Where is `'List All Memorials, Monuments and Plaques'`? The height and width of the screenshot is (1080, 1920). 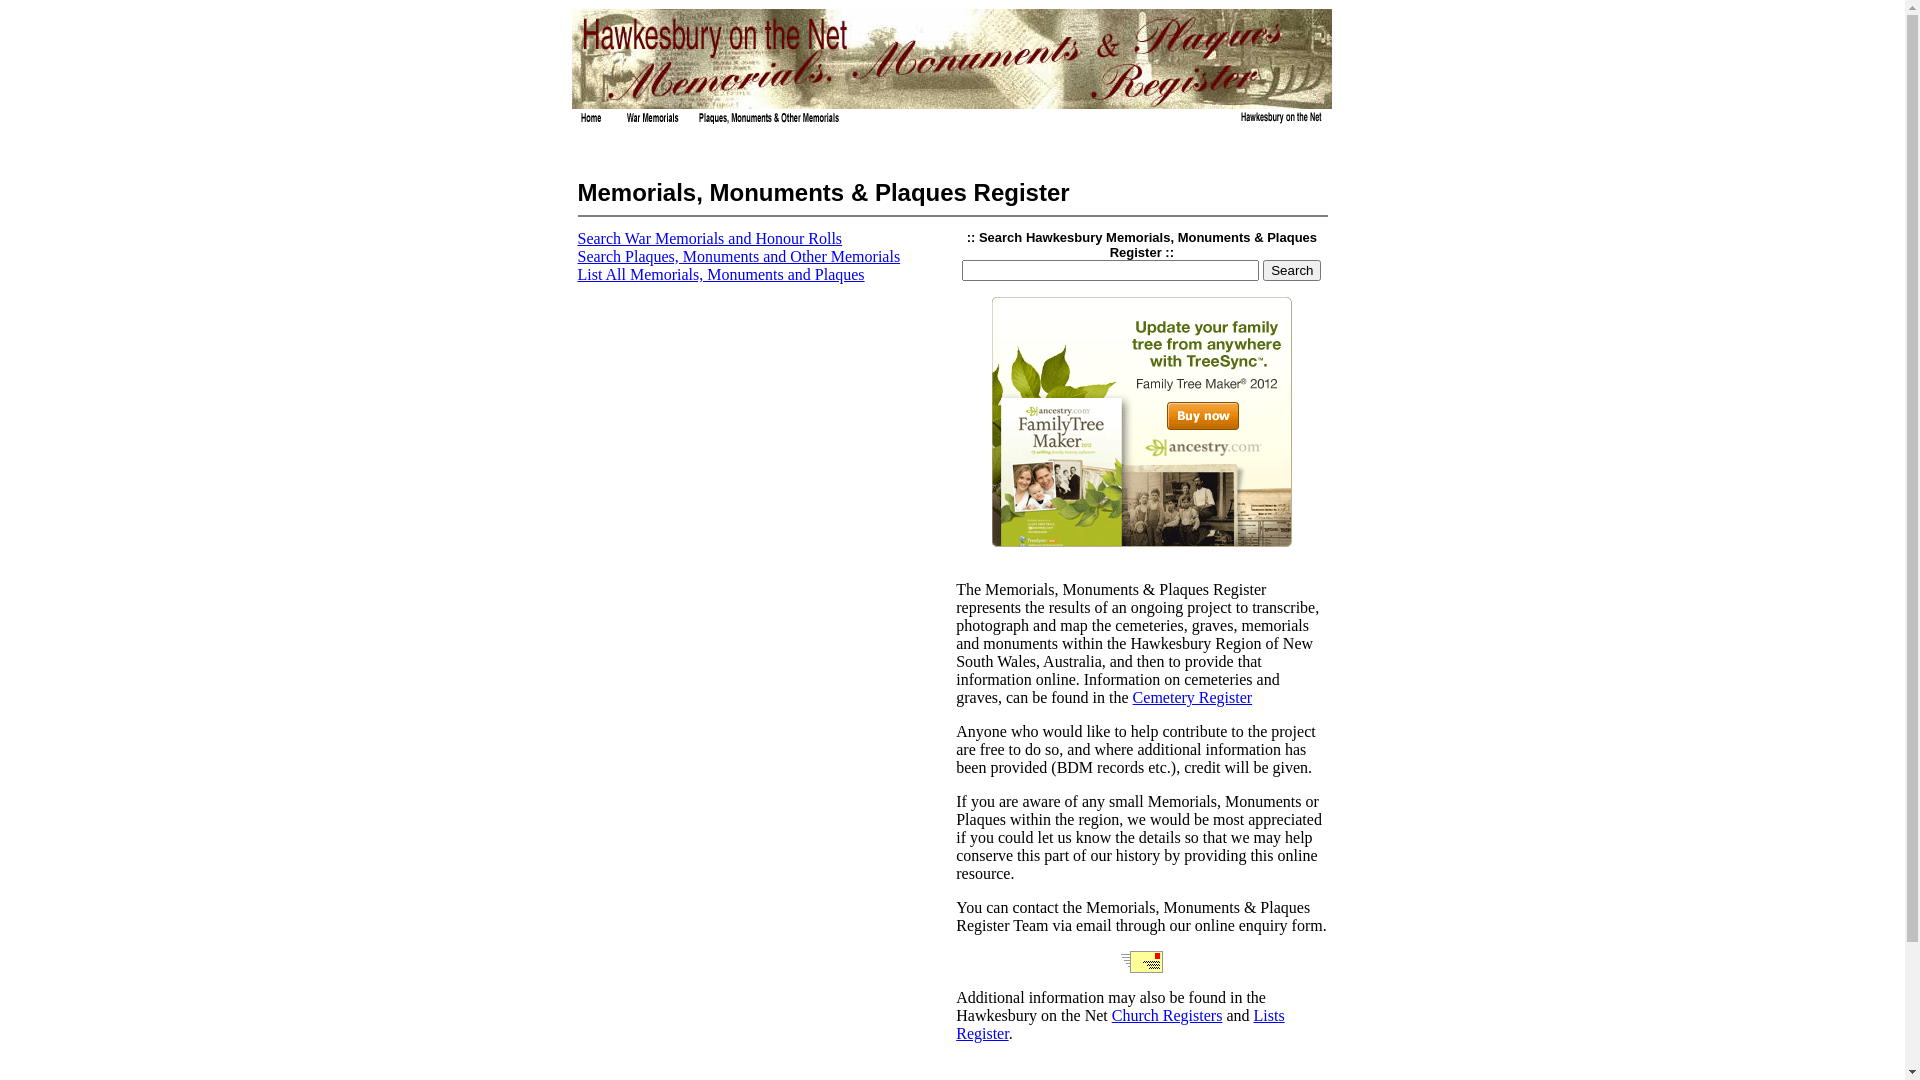 'List All Memorials, Monuments and Plaques' is located at coordinates (720, 274).